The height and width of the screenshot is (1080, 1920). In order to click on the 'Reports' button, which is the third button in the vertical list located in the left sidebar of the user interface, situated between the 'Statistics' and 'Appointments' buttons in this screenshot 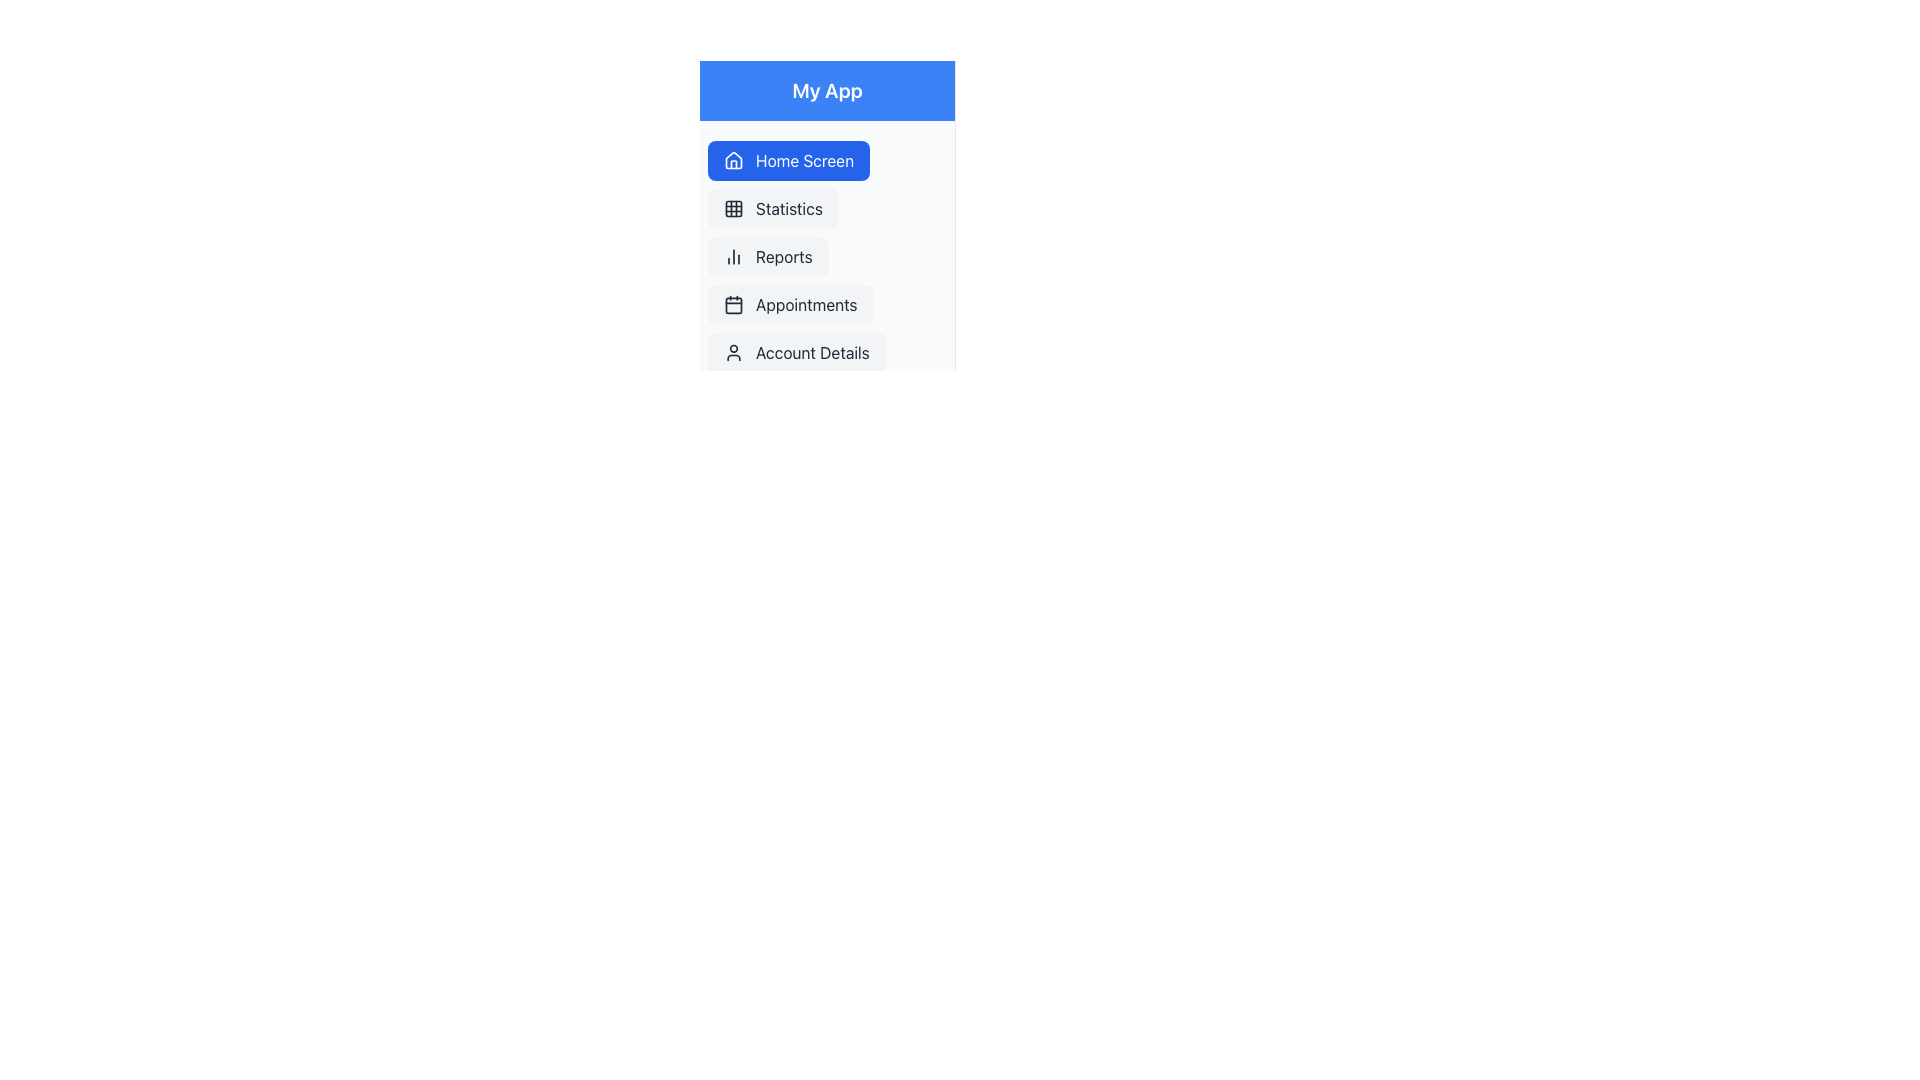, I will do `click(767, 256)`.